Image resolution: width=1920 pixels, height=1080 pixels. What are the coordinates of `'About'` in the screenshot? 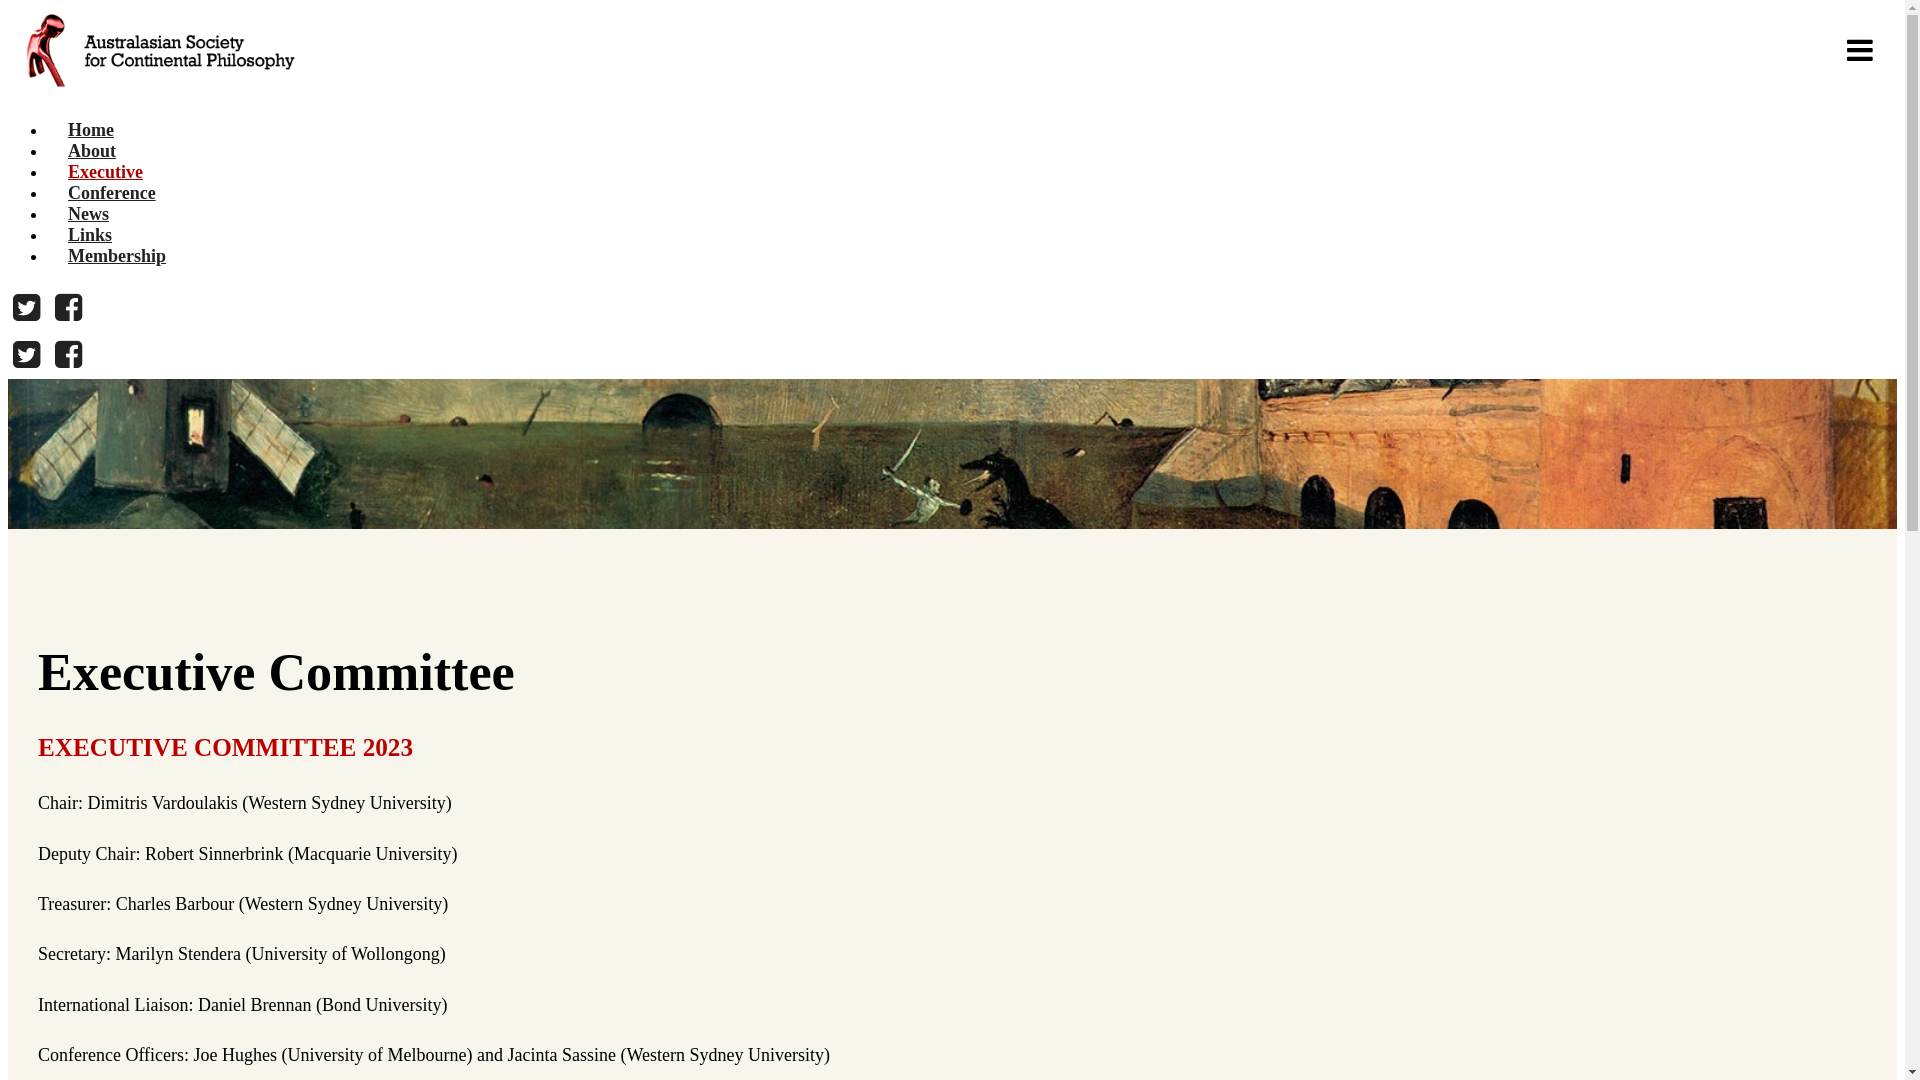 It's located at (48, 149).